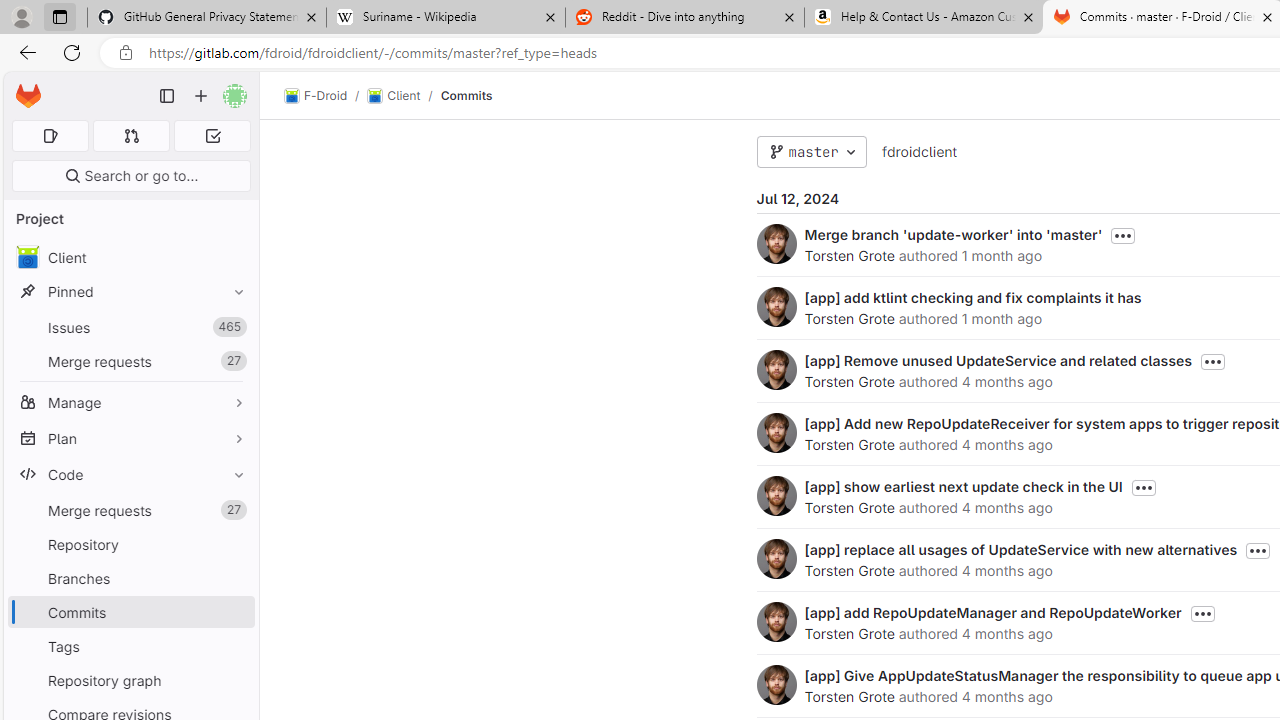 Image resolution: width=1280 pixels, height=720 pixels. What do you see at coordinates (444, 17) in the screenshot?
I see `'Suriname - Wikipedia'` at bounding box center [444, 17].